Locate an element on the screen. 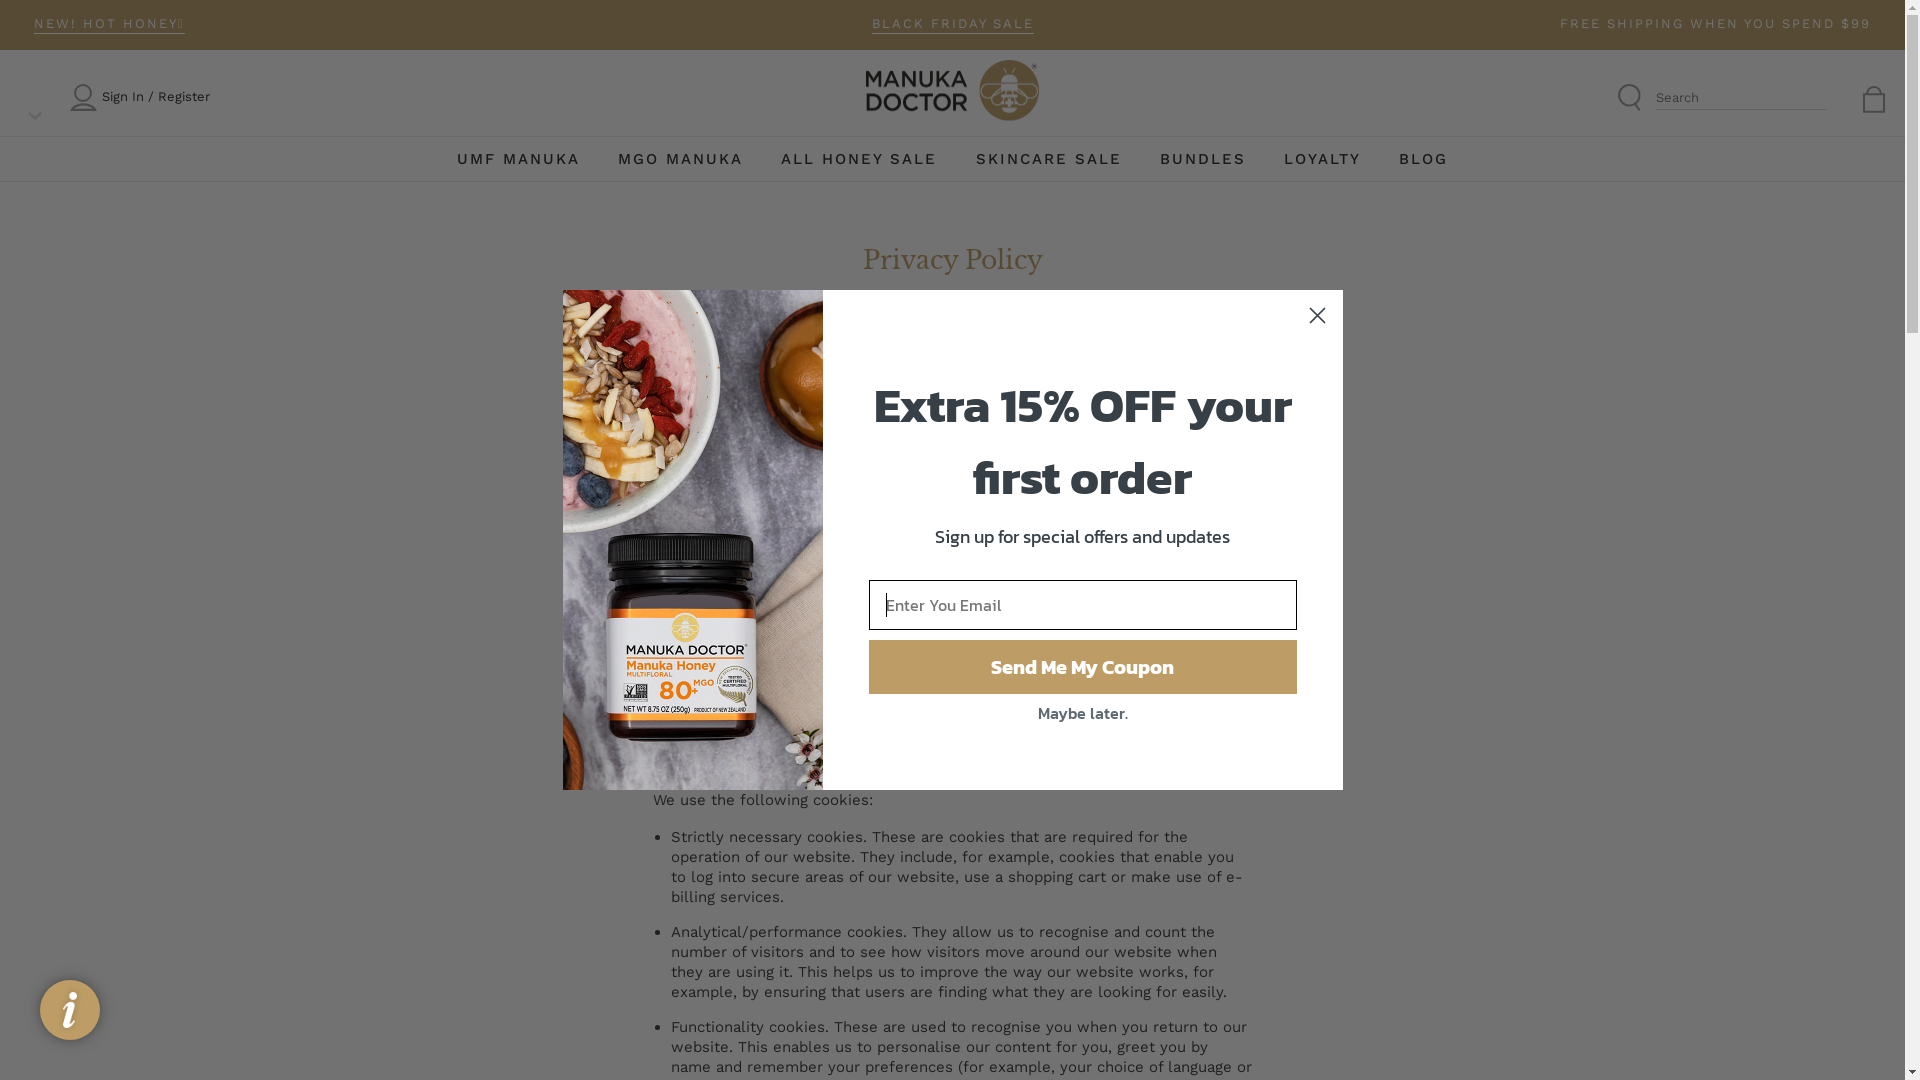  'Sign In / Register' is located at coordinates (155, 97).